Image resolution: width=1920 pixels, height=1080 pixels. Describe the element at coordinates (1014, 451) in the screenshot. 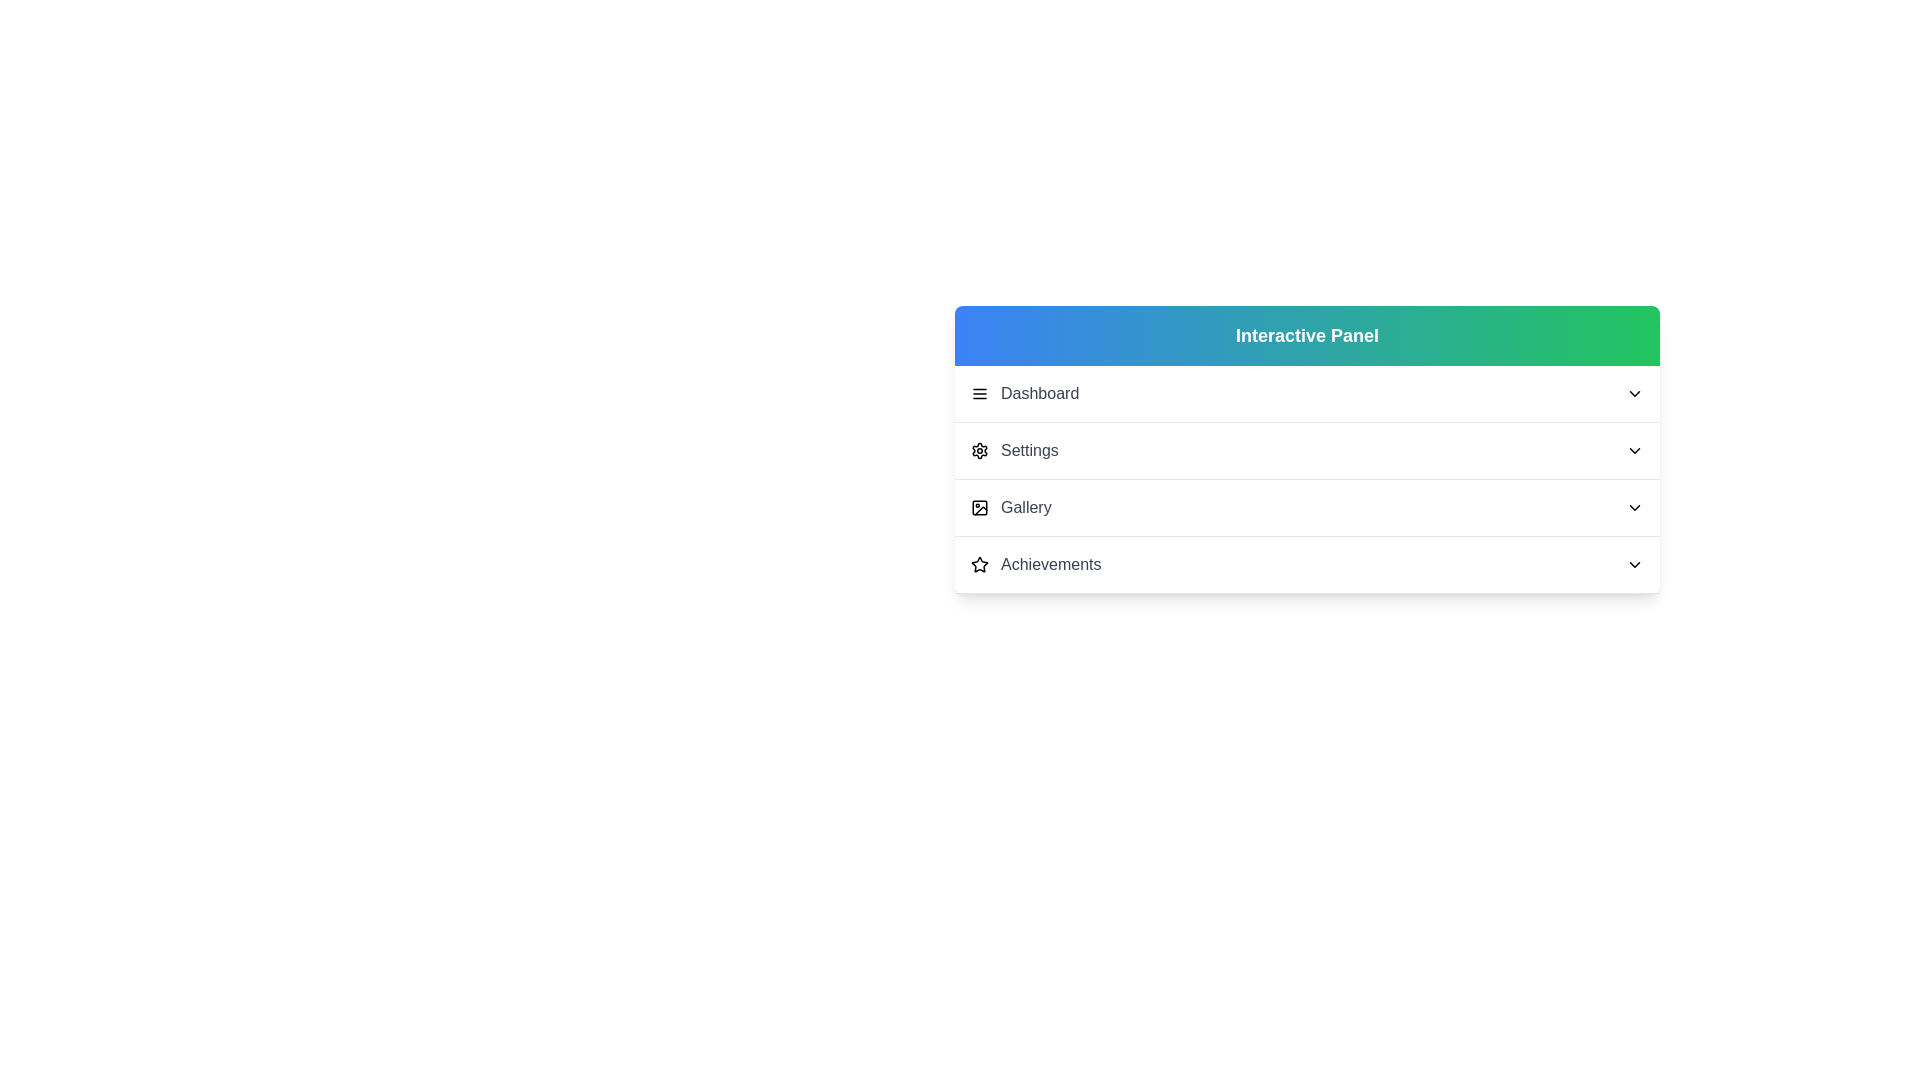

I see `the 'Settings' menu item, which features a gear icon followed by the text 'Settings'` at that location.